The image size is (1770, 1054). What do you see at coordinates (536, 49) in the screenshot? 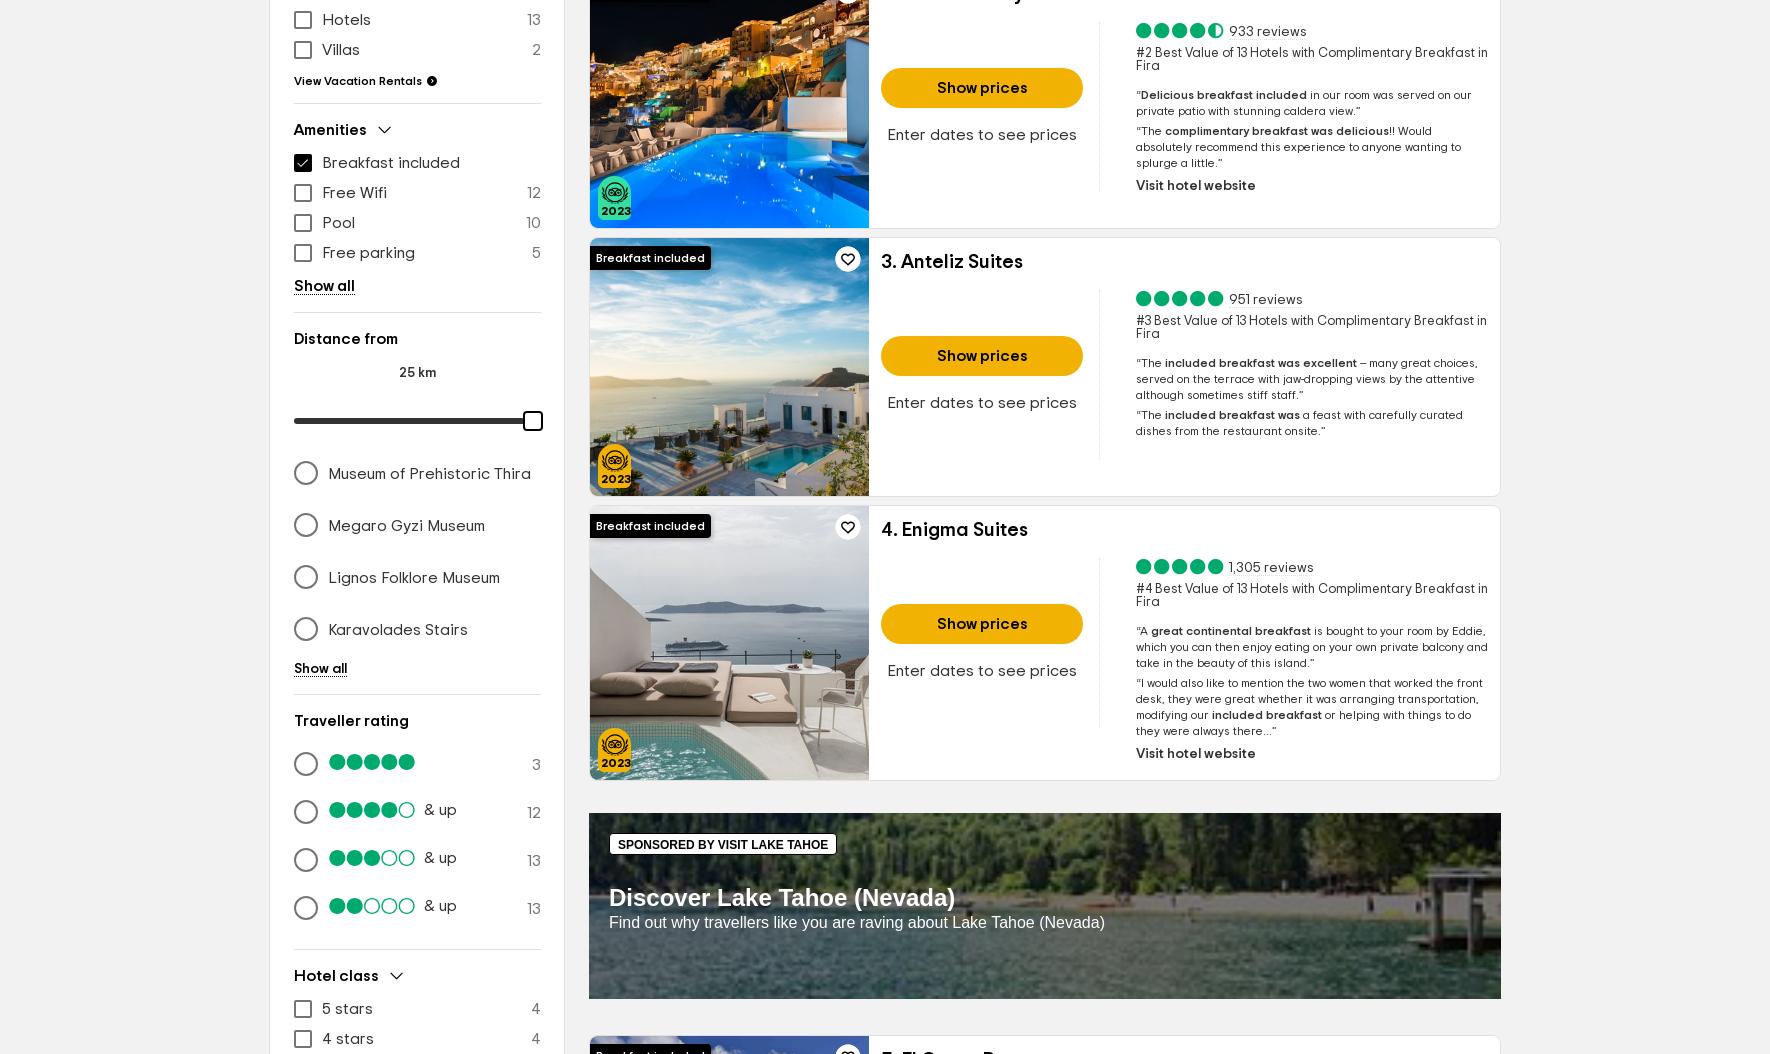
I see `'2'` at bounding box center [536, 49].